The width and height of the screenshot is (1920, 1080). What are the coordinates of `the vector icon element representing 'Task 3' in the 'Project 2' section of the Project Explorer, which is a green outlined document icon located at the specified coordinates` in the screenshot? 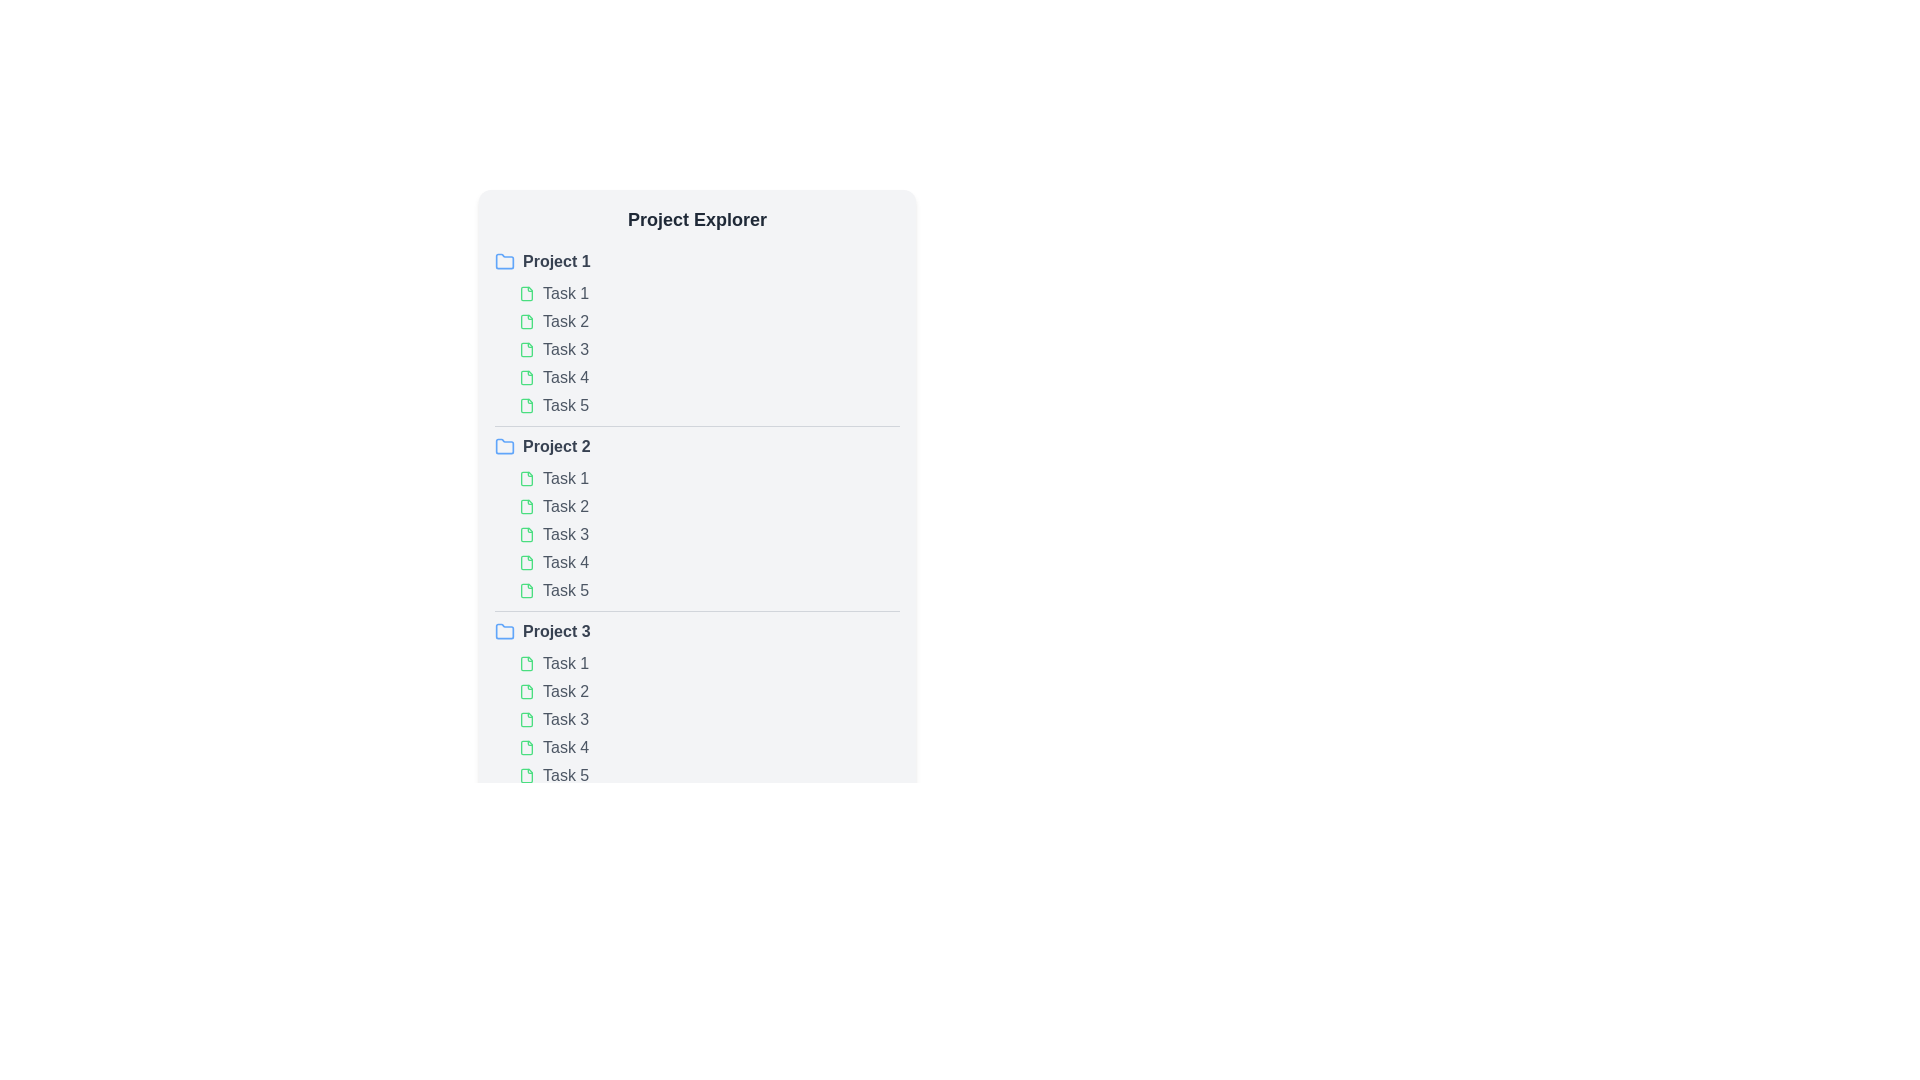 It's located at (527, 534).